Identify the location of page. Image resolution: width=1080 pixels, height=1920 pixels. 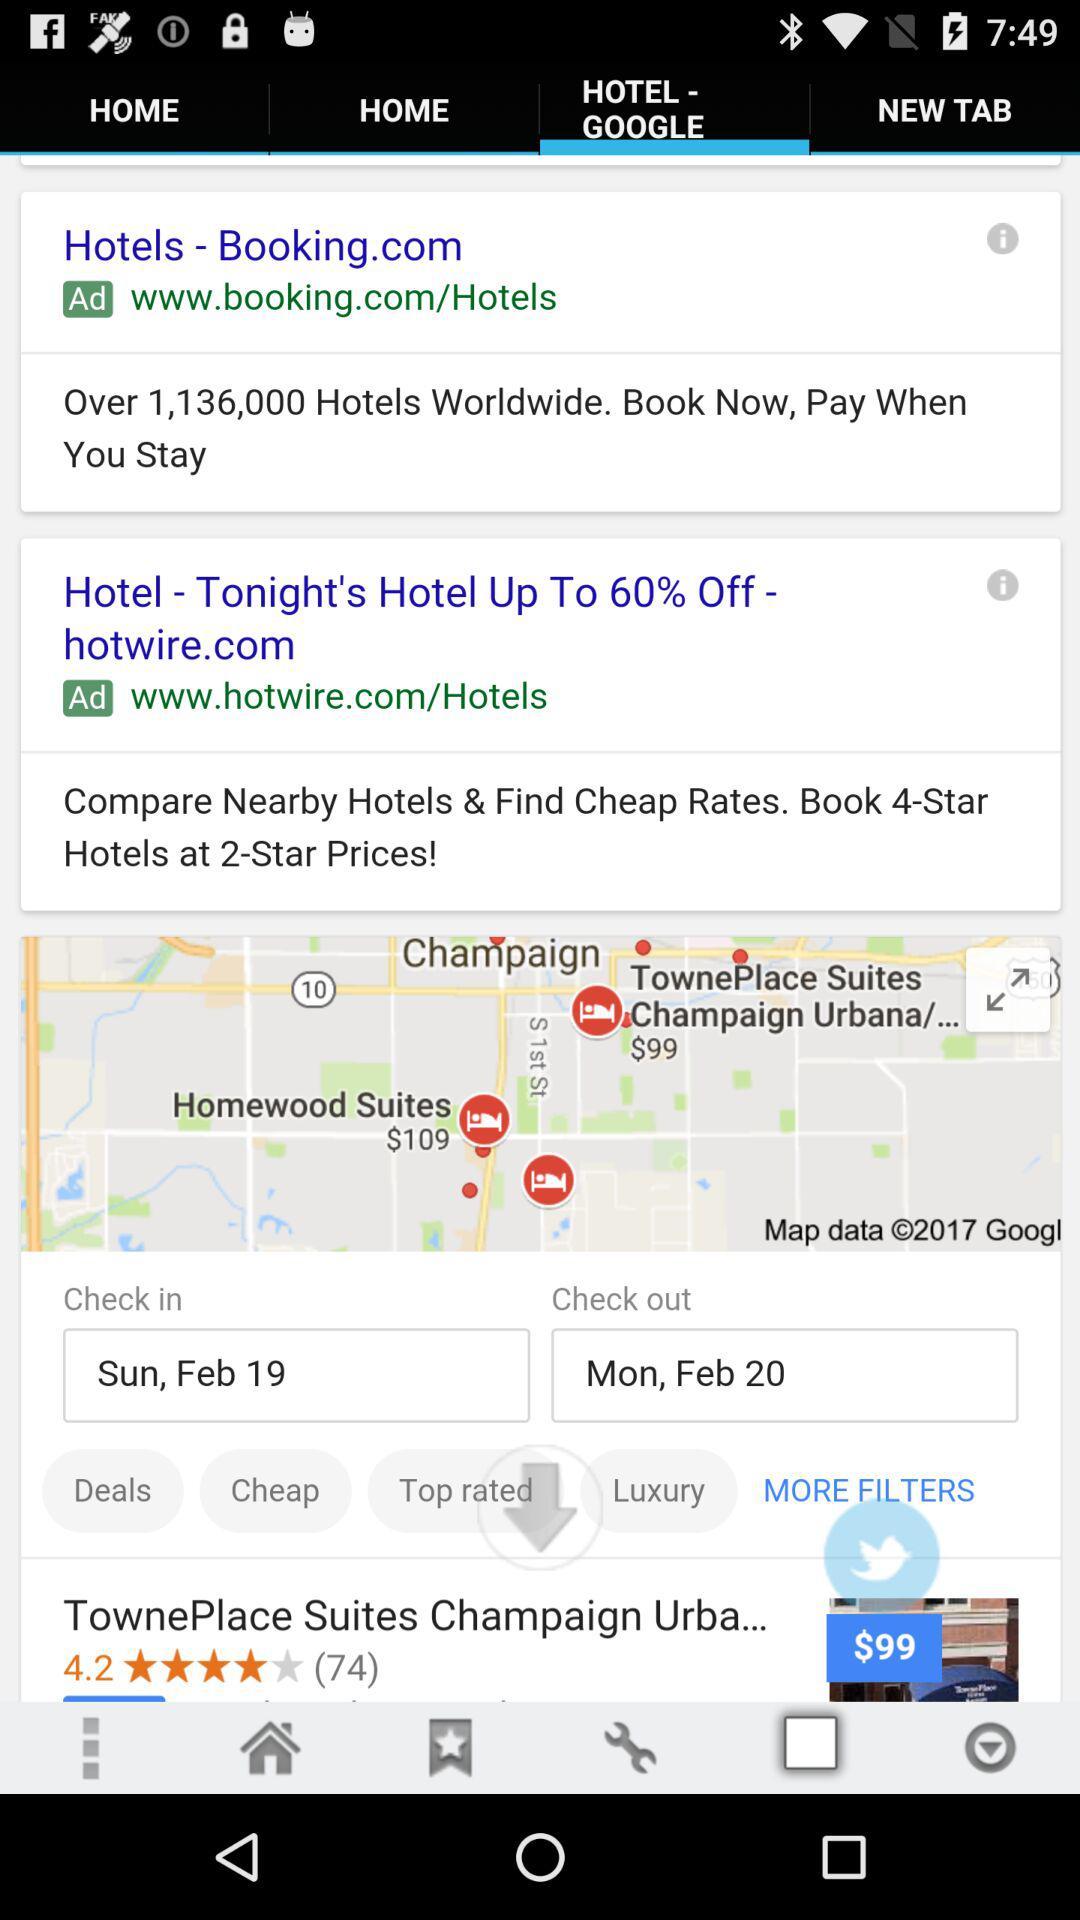
(450, 1746).